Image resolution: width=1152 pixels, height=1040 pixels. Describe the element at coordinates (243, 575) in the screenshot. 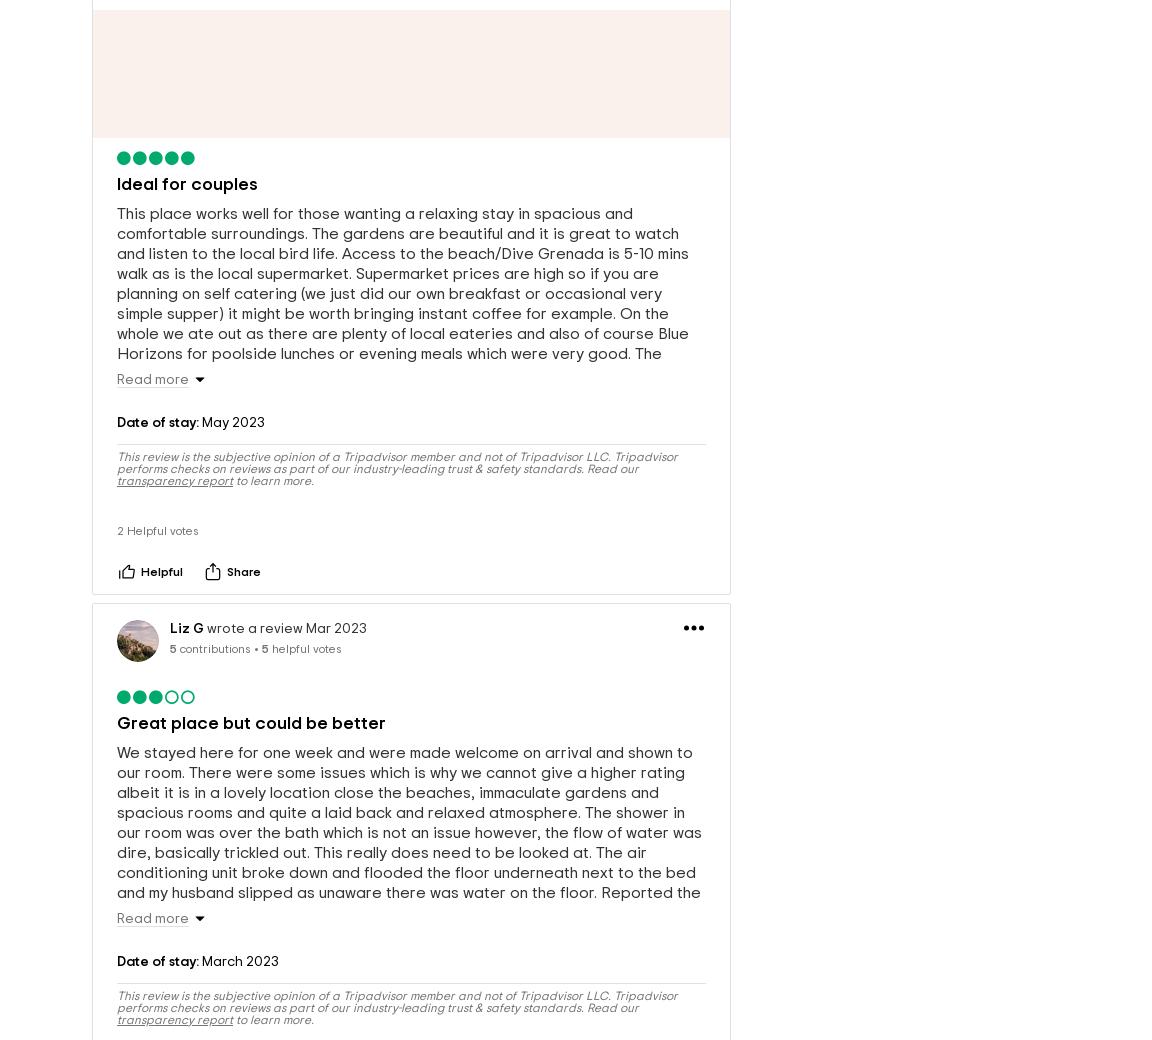

I see `'Share'` at that location.